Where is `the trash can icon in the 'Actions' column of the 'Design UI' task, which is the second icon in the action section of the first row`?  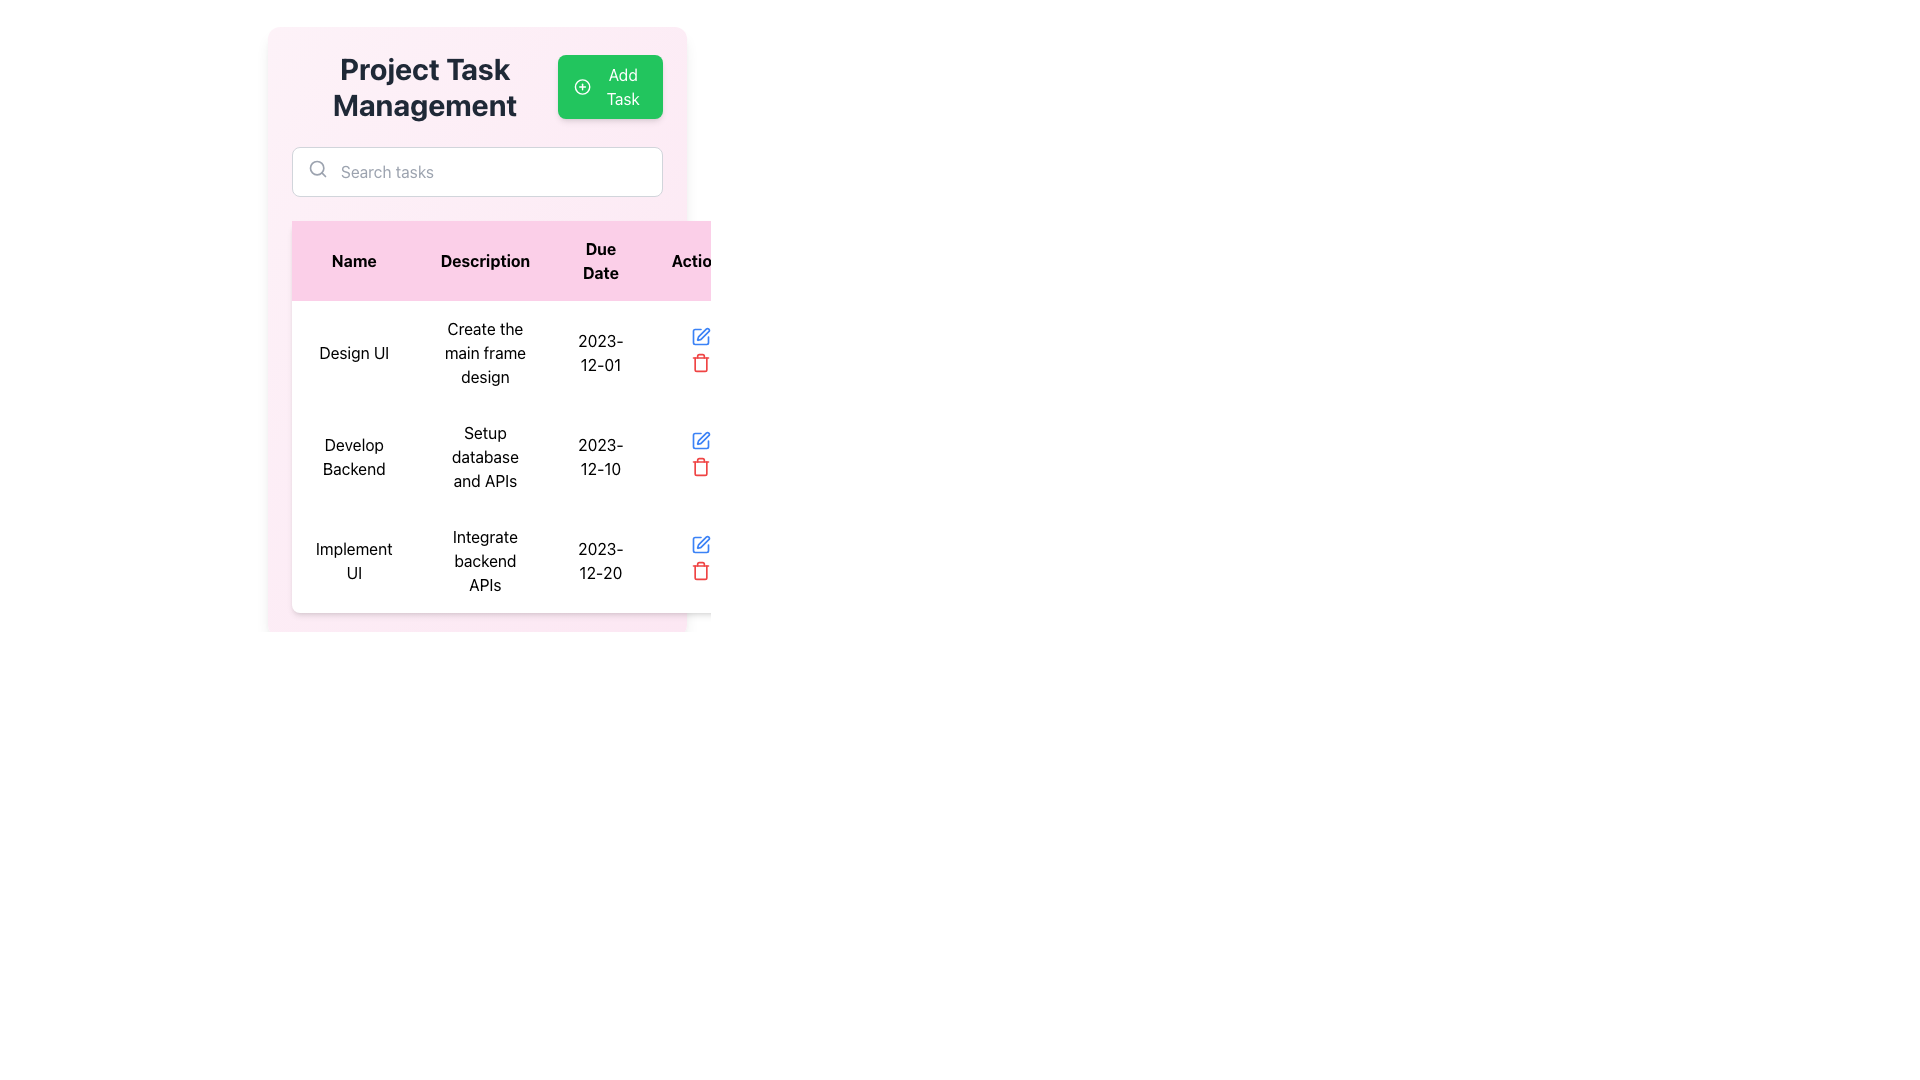 the trash can icon in the 'Actions' column of the 'Design UI' task, which is the second icon in the action section of the first row is located at coordinates (700, 363).